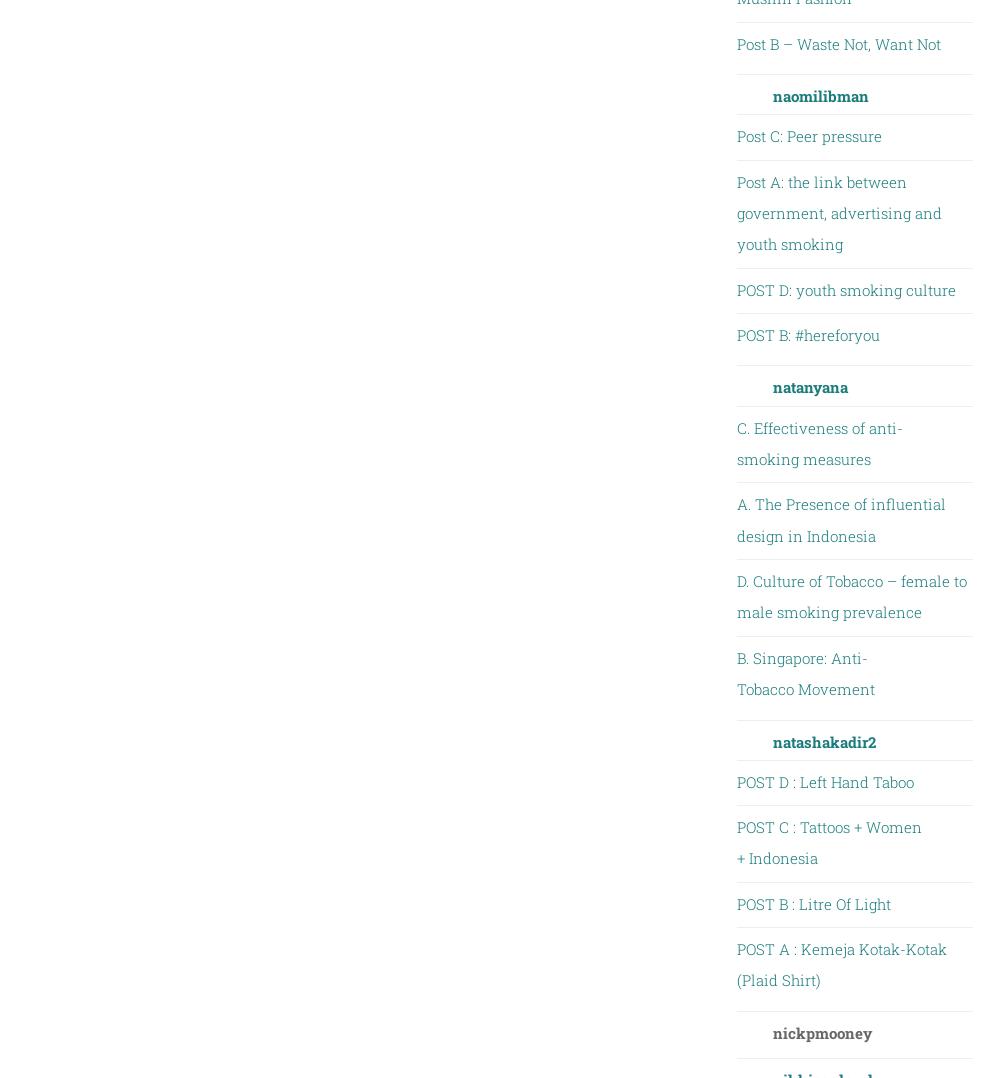  I want to click on 'Post C: Peer pressure', so click(808, 136).